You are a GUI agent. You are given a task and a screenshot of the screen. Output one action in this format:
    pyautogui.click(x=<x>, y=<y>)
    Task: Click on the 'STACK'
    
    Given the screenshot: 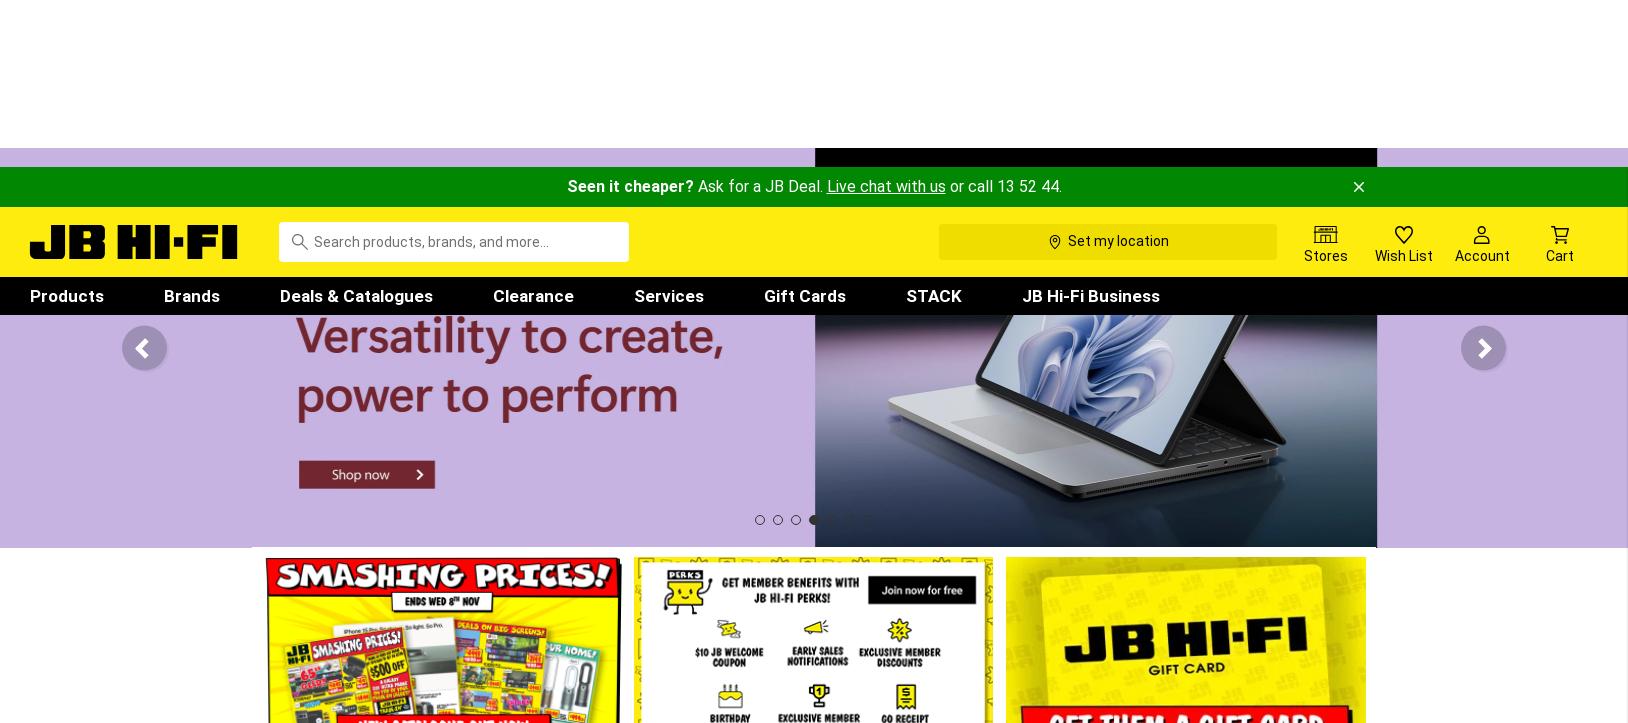 What is the action you would take?
    pyautogui.click(x=904, y=126)
    